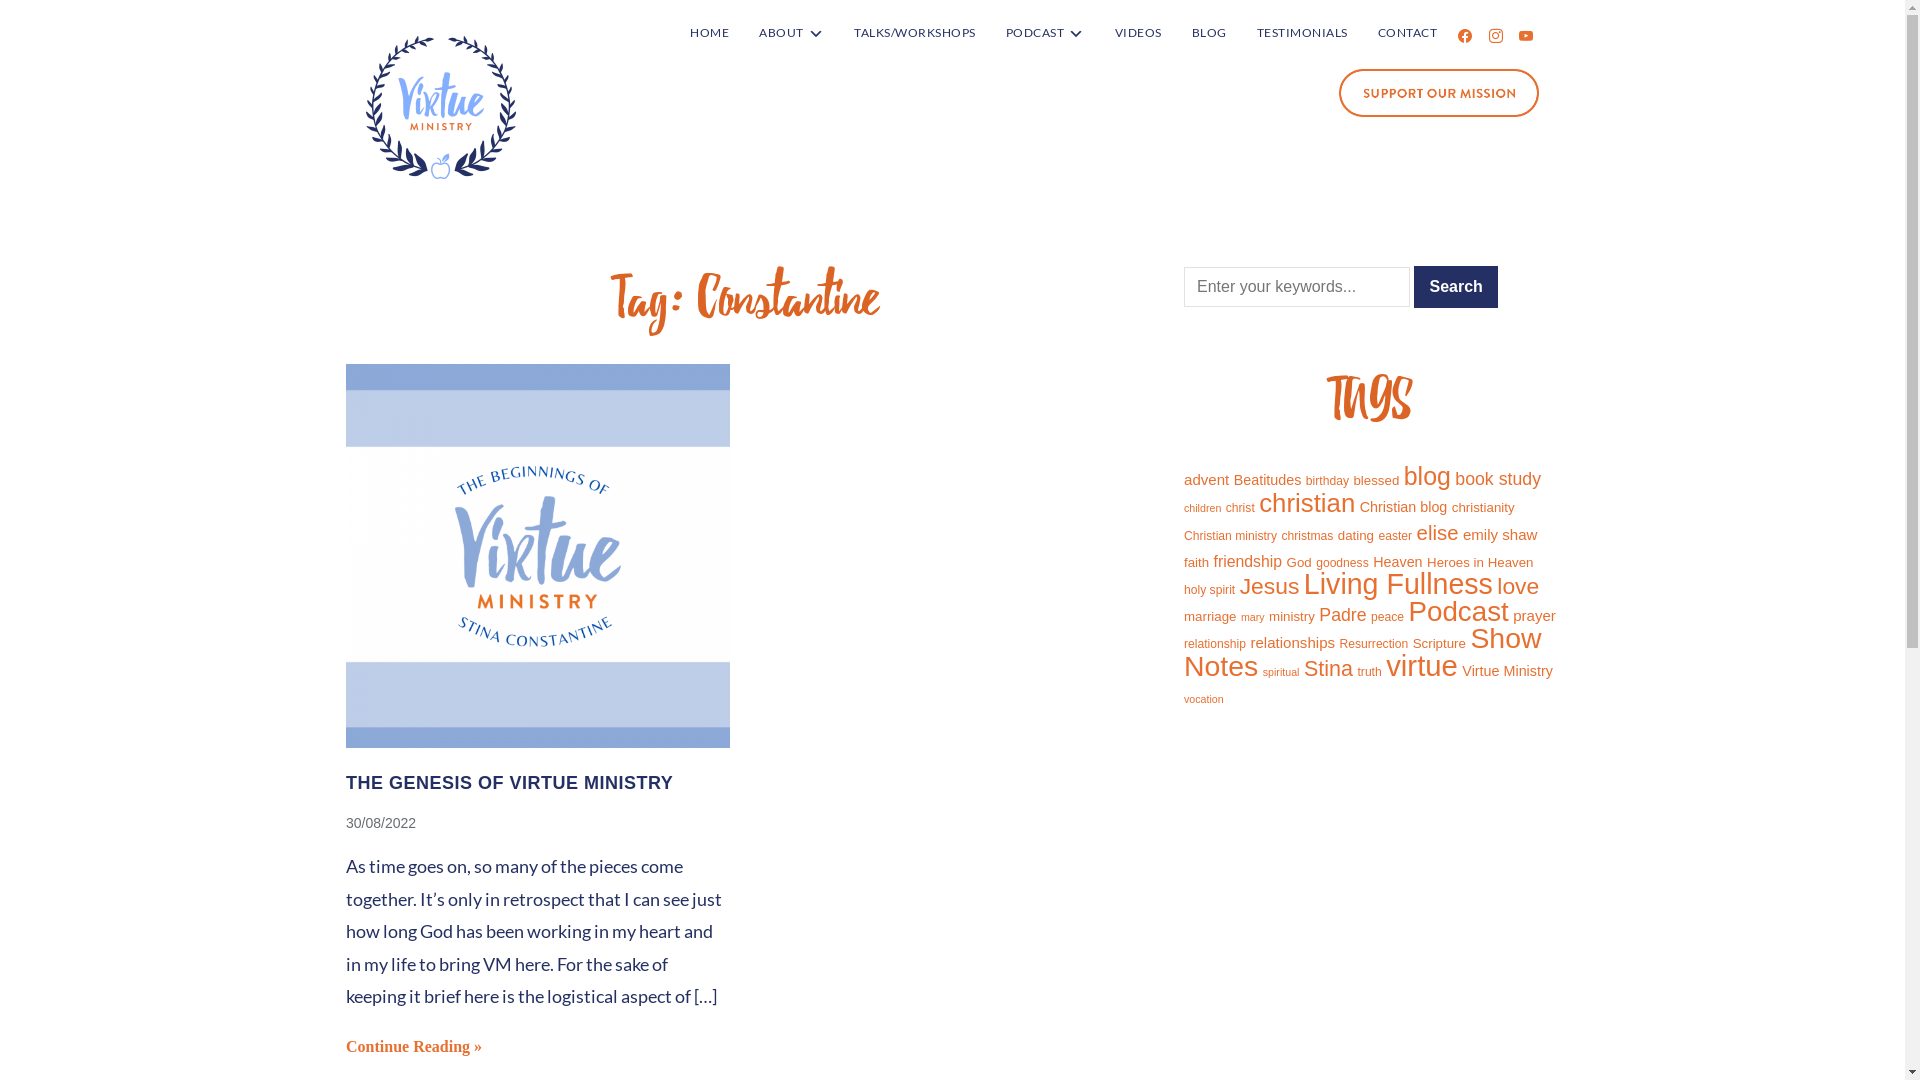 The width and height of the screenshot is (1920, 1080). Describe the element at coordinates (1464, 34) in the screenshot. I see `'facebook'` at that location.